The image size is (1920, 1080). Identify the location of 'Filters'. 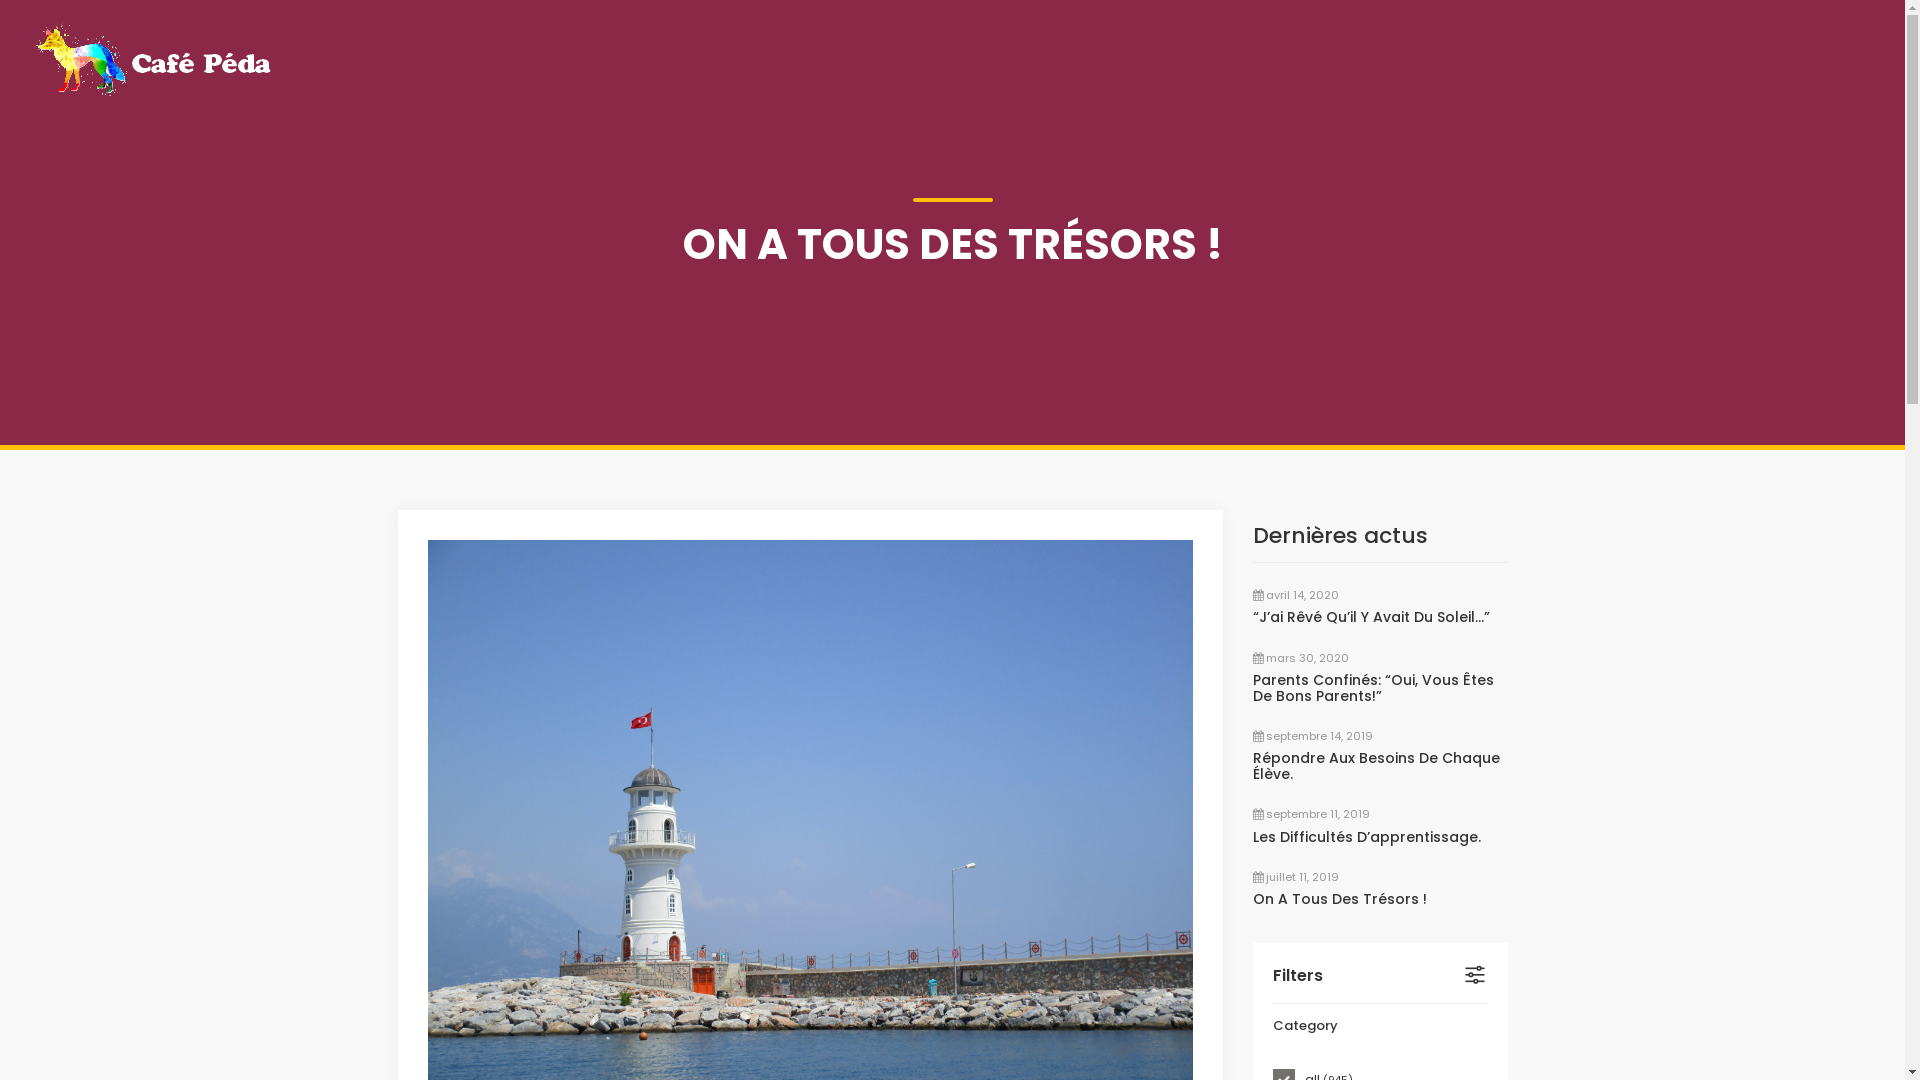
(1271, 974).